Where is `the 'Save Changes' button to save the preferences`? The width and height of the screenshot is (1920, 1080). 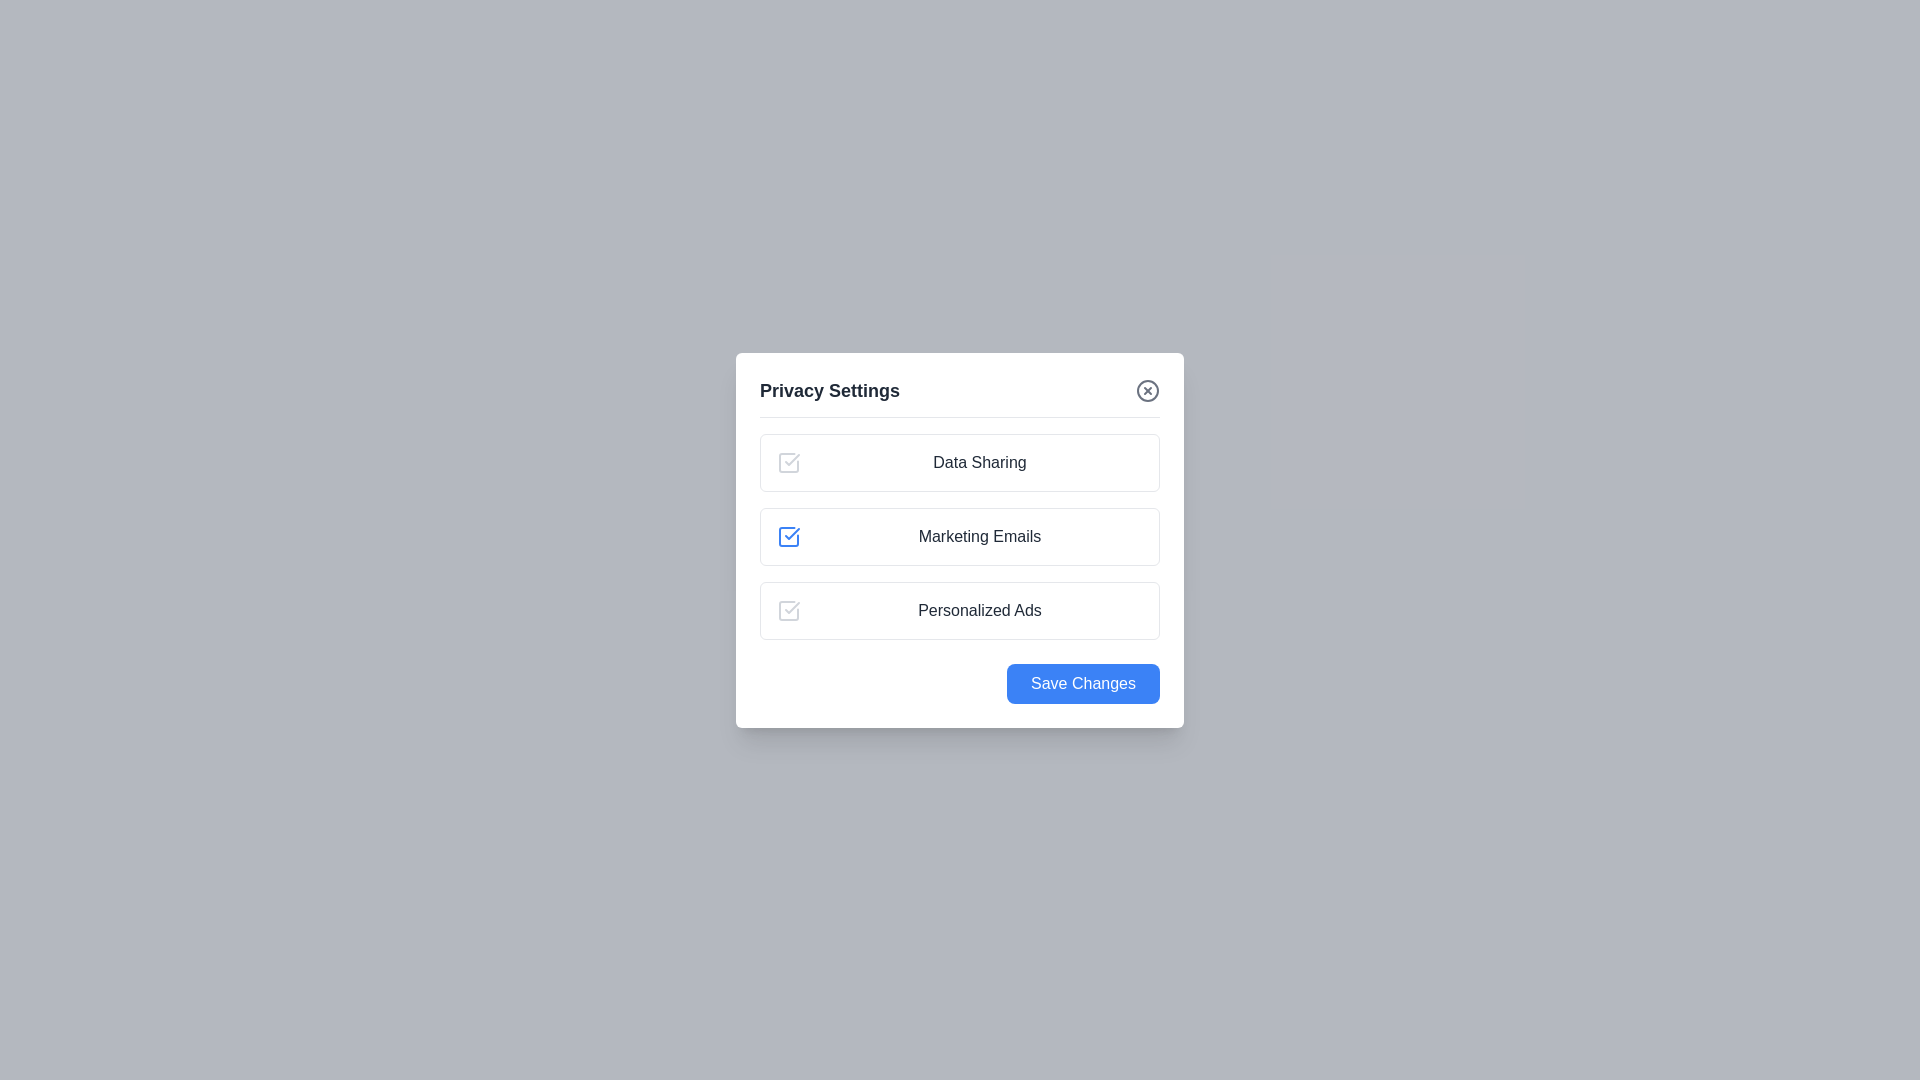 the 'Save Changes' button to save the preferences is located at coordinates (1082, 682).